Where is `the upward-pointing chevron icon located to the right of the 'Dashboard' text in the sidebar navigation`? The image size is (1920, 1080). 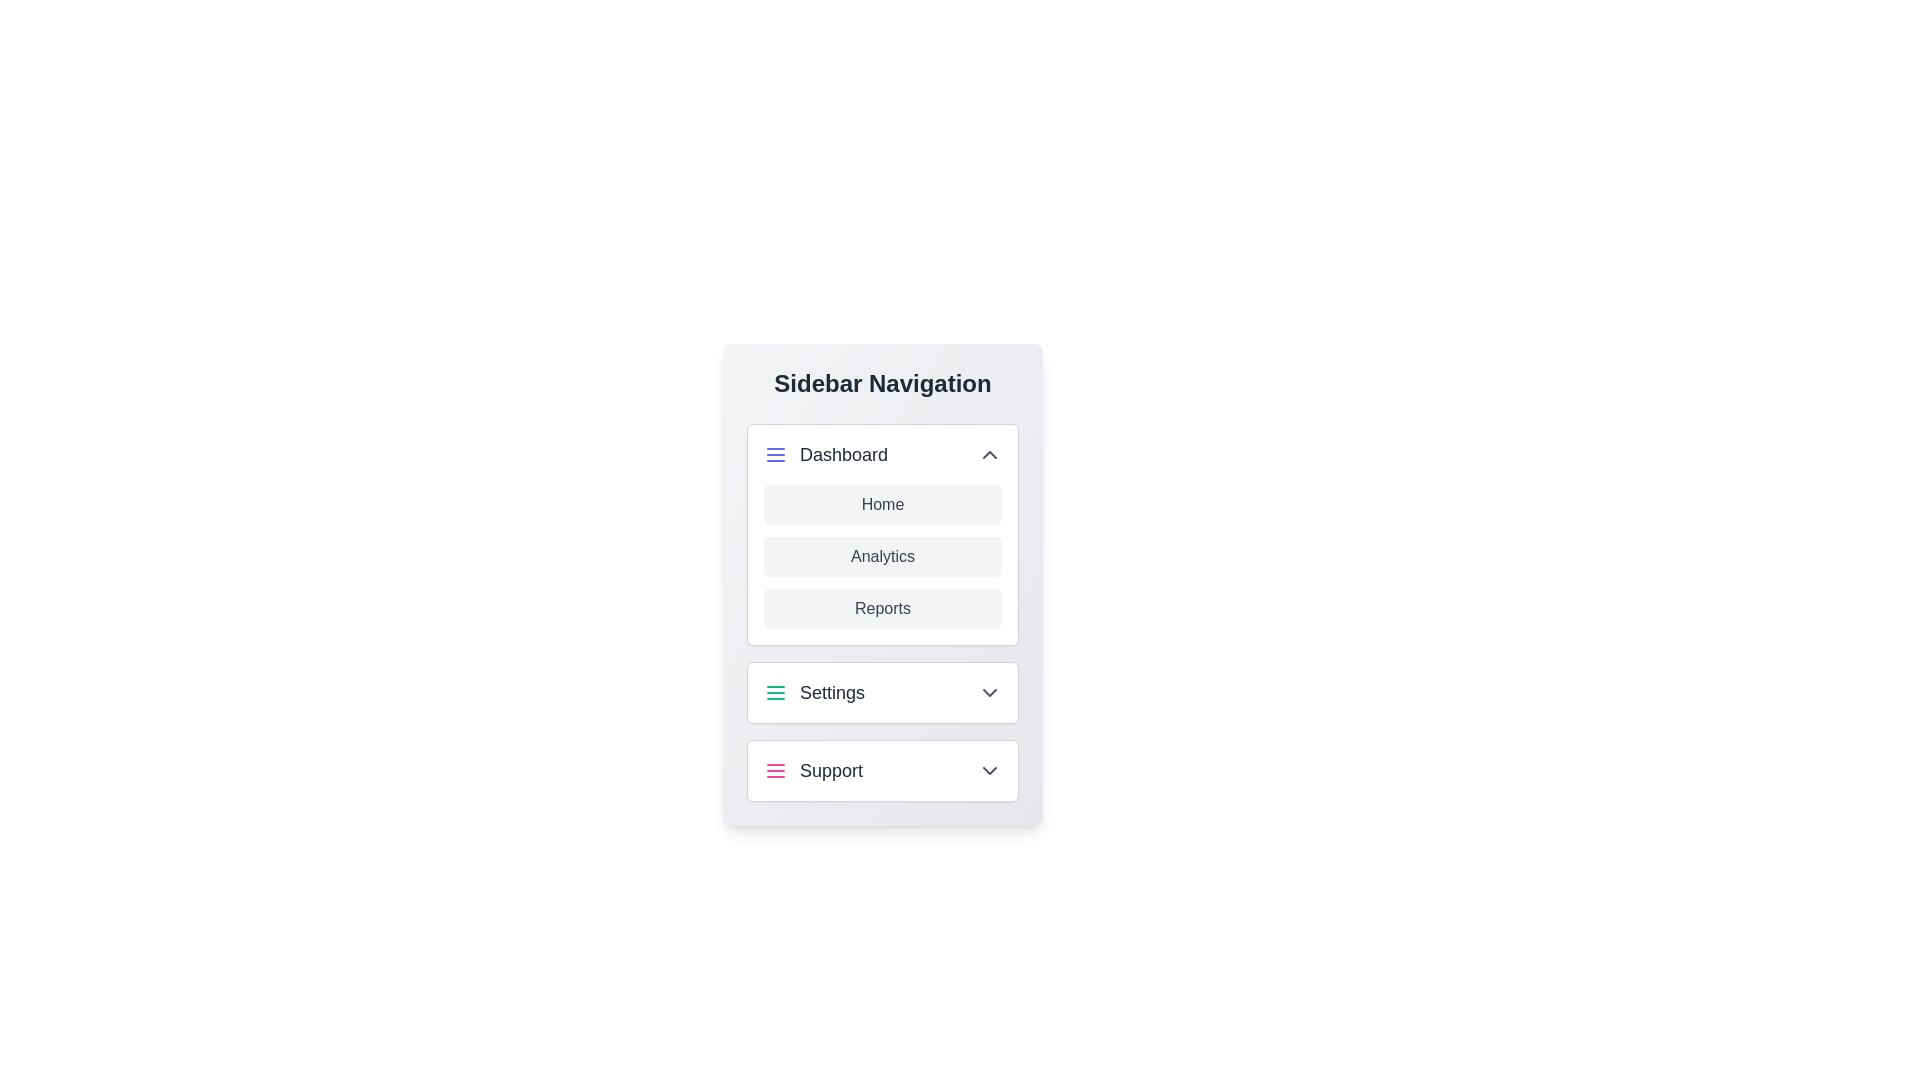 the upward-pointing chevron icon located to the right of the 'Dashboard' text in the sidebar navigation is located at coordinates (989, 455).